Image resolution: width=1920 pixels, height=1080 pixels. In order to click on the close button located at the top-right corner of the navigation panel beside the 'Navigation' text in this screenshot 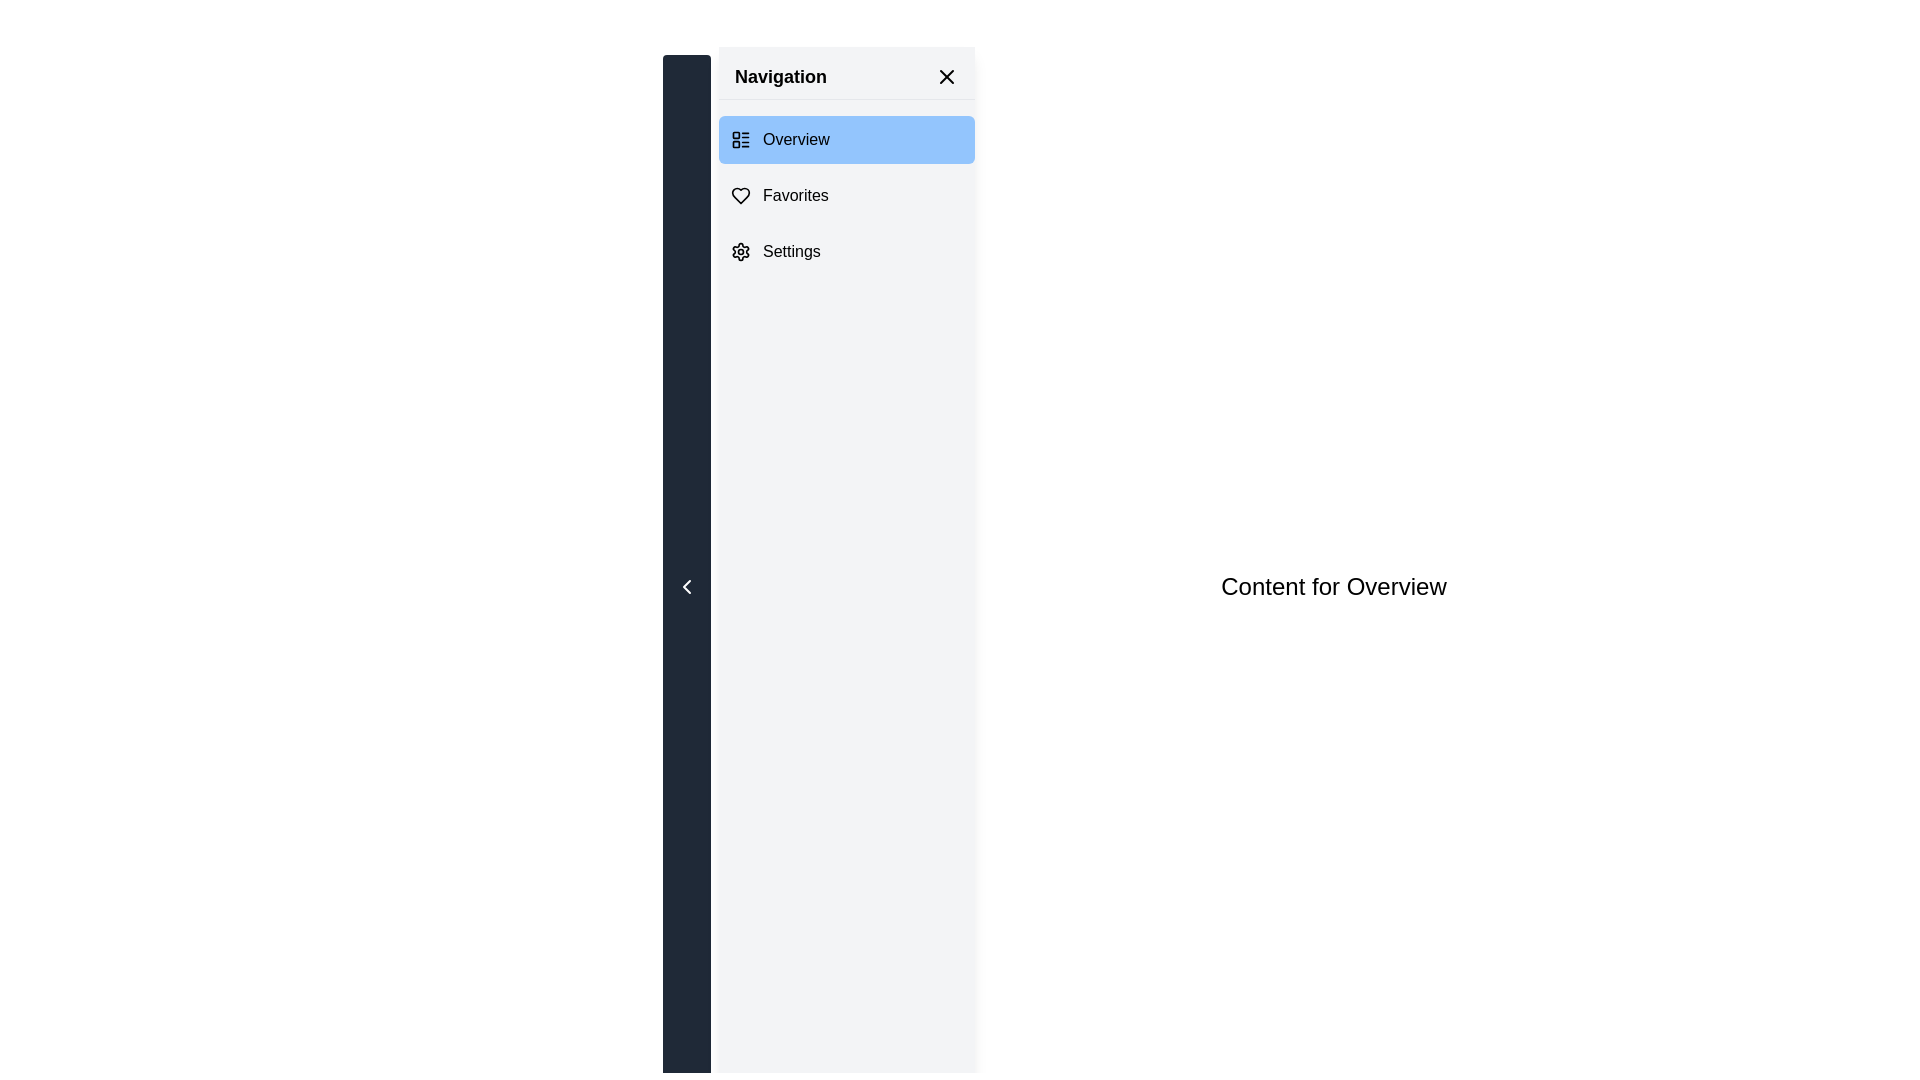, I will do `click(945, 76)`.